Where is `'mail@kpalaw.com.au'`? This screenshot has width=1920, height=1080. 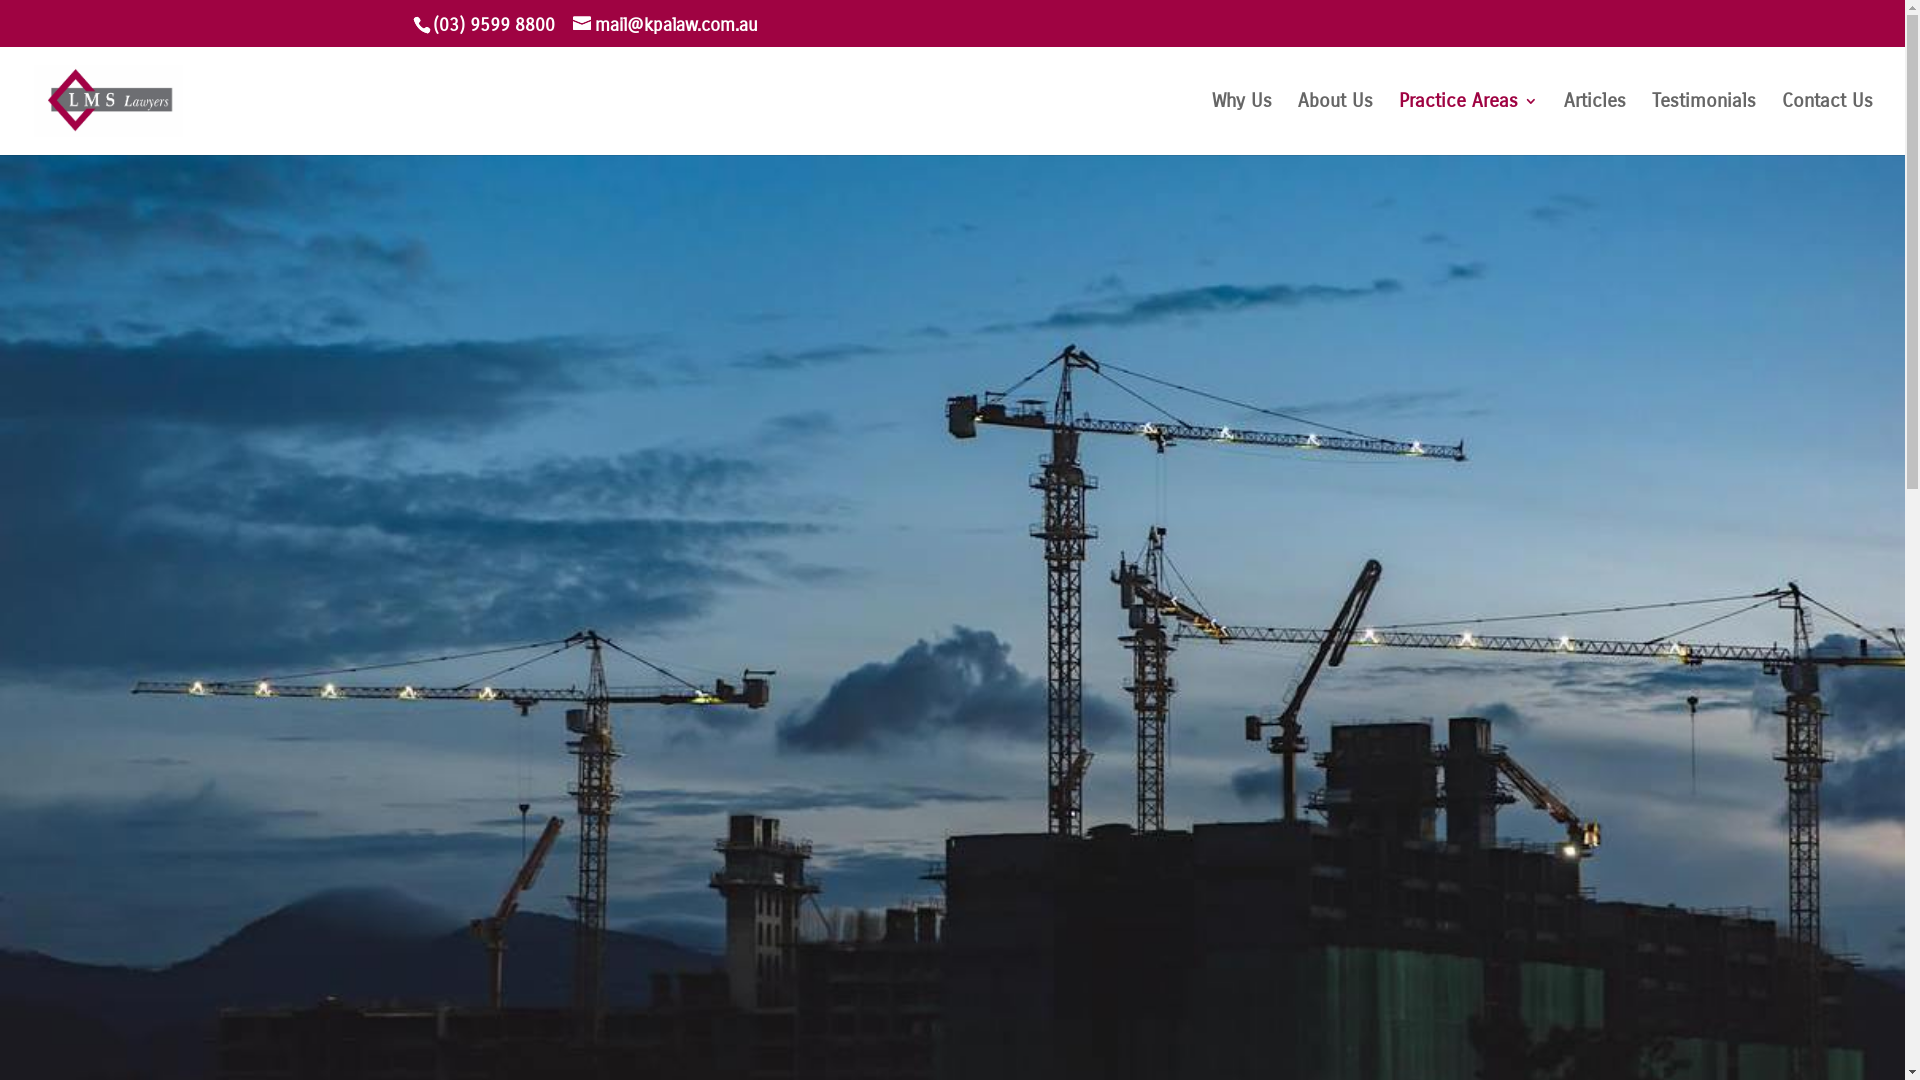 'mail@kpalaw.com.au' is located at coordinates (664, 24).